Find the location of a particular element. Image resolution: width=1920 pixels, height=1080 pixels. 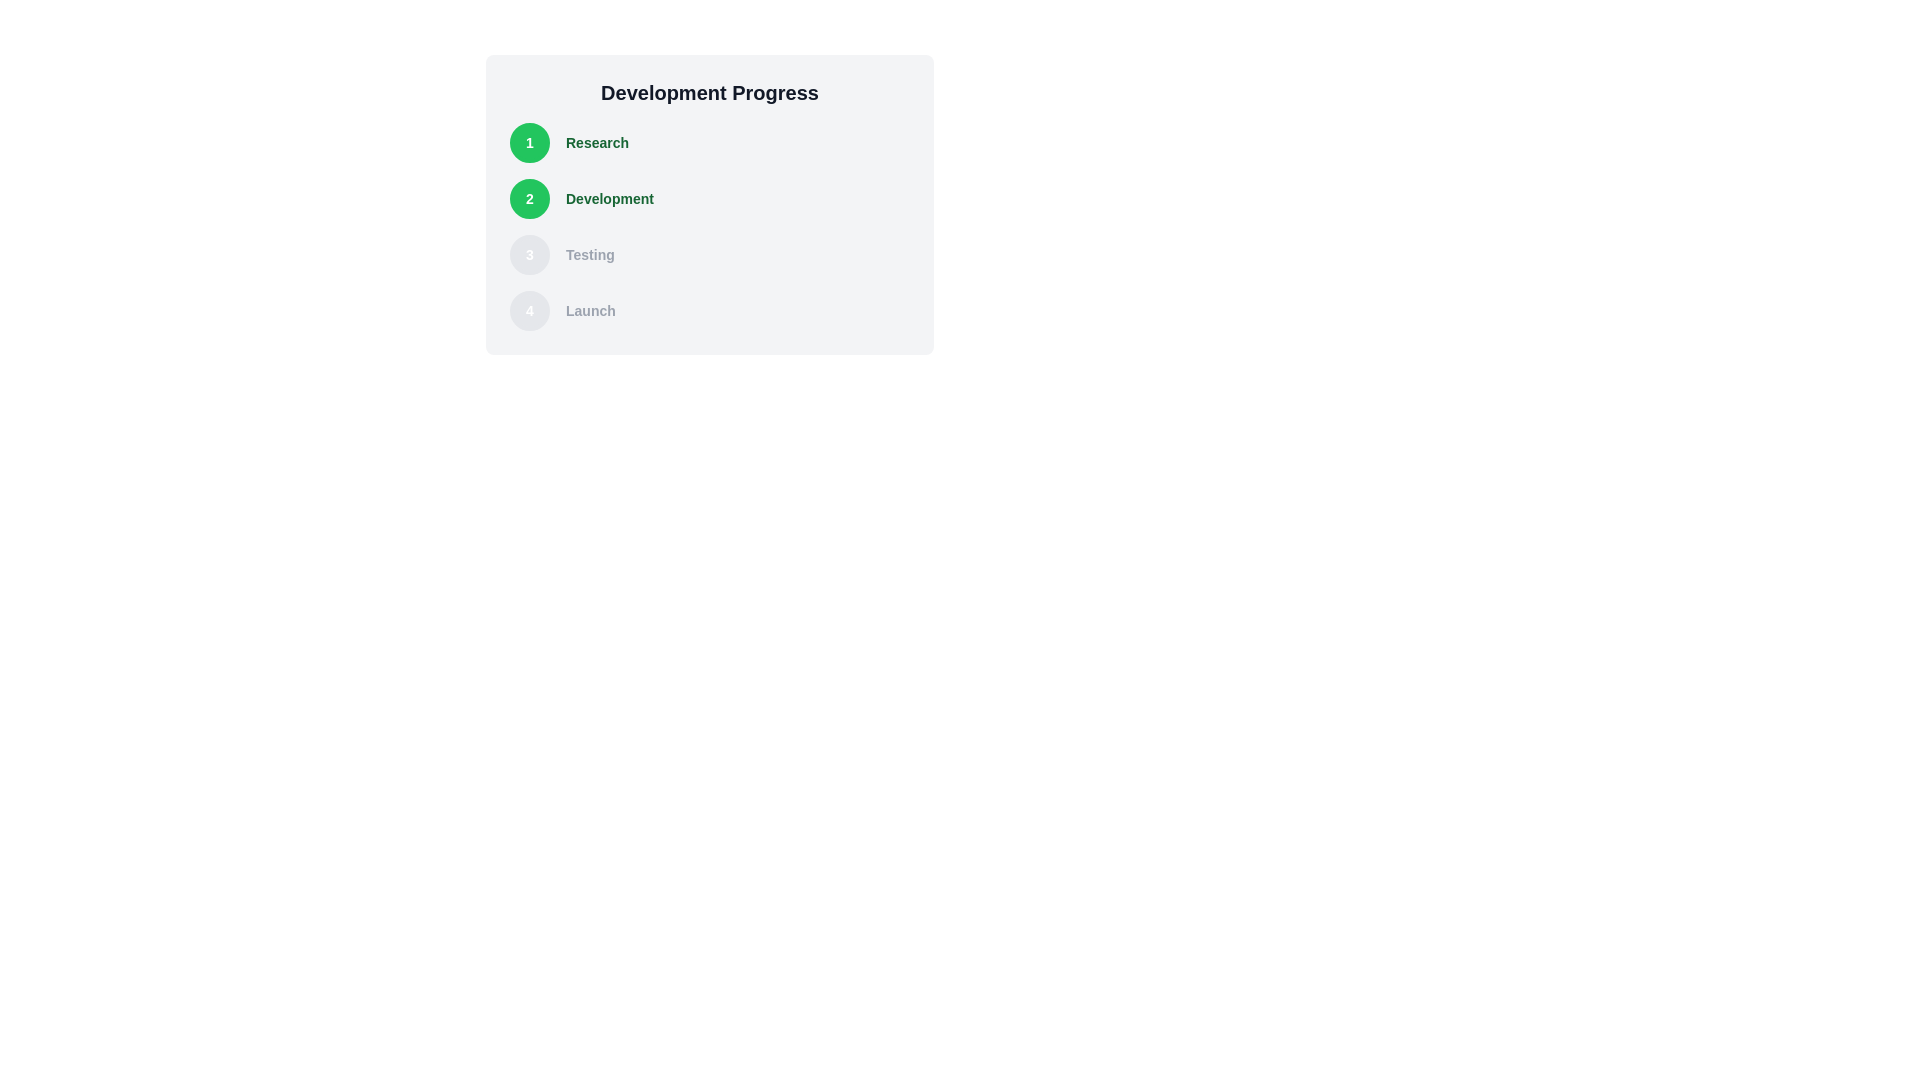

the digit '4' displayed in the circular progress indicator with a gray background and a white border located to the left of the text 'Launch' is located at coordinates (529, 311).